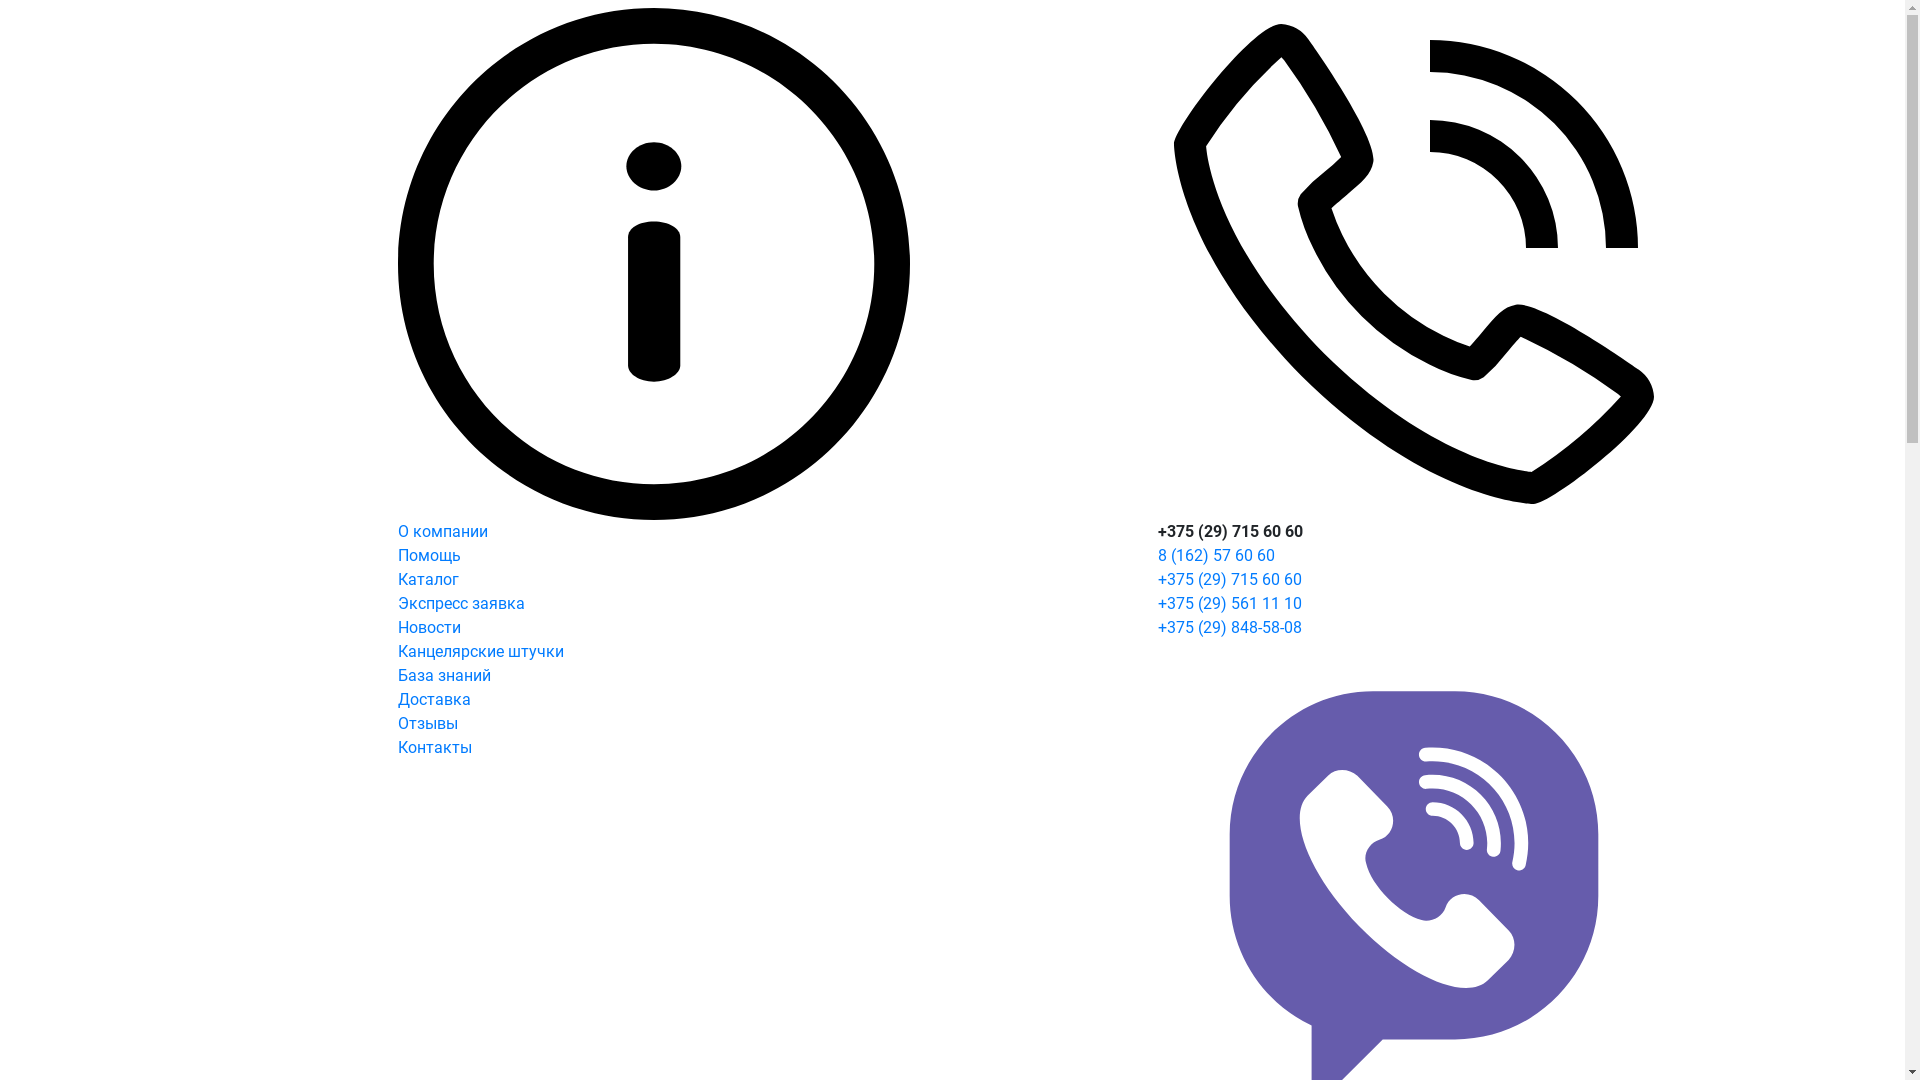  I want to click on '+375 (29) 848-58-08', so click(1157, 626).